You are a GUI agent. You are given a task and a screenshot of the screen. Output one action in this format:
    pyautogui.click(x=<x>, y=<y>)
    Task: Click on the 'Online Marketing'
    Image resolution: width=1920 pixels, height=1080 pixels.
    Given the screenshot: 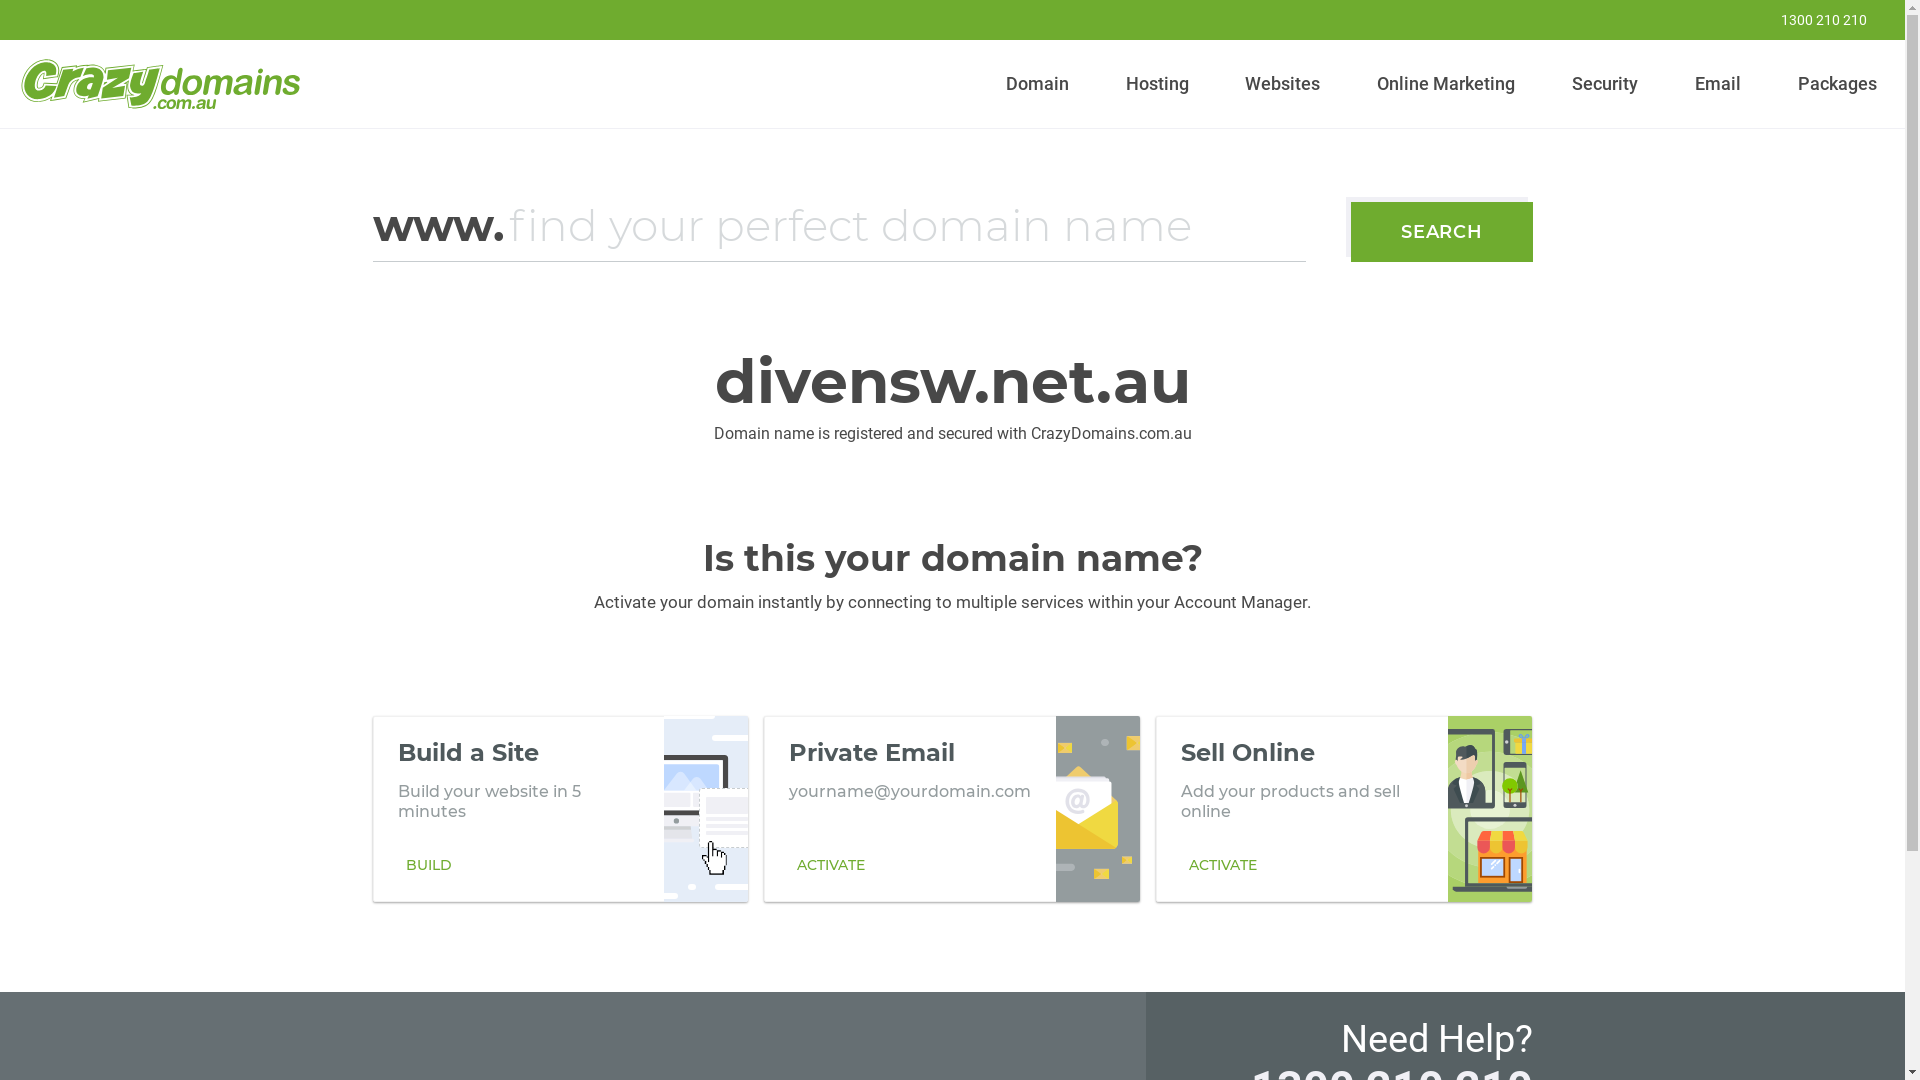 What is the action you would take?
    pyautogui.click(x=1446, y=83)
    